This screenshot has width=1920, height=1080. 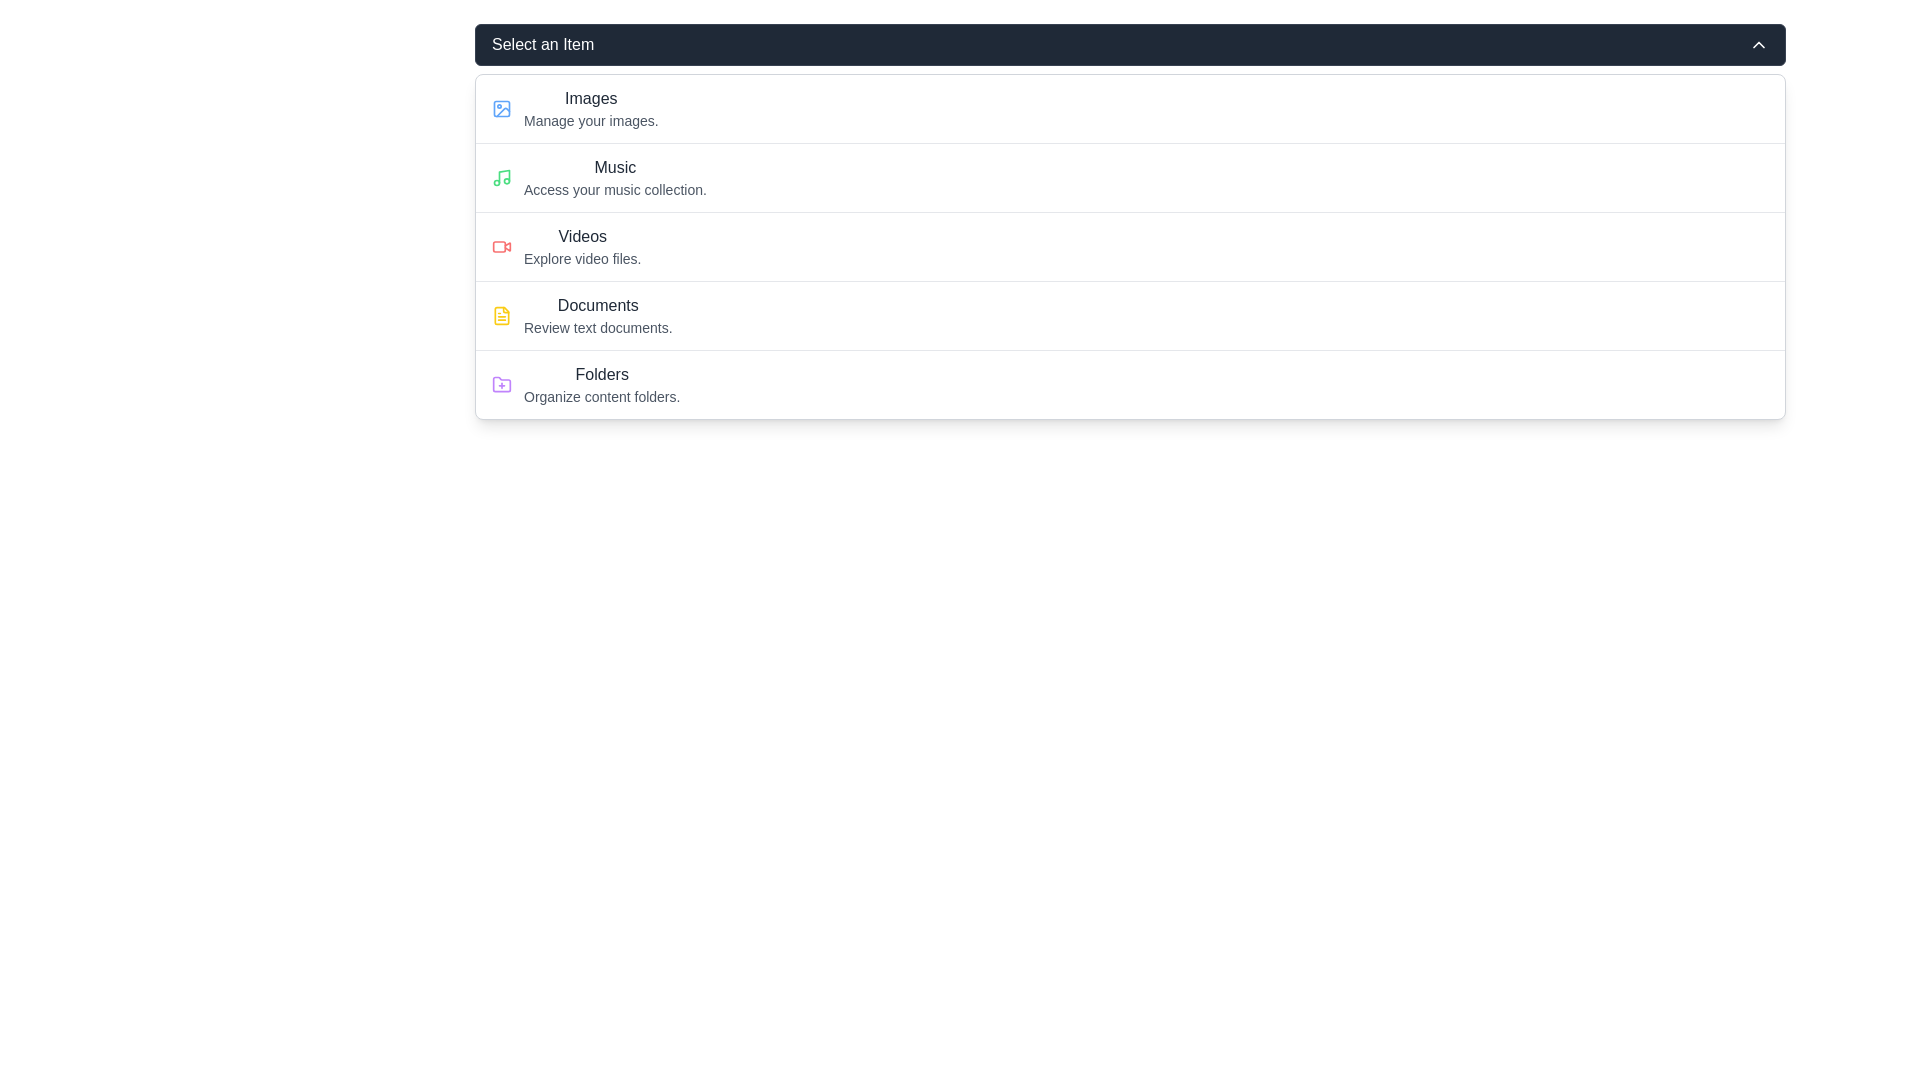 I want to click on static text label providing additional descriptive information about the 'Videos' option, positioned below the bolded 'Videos' heading, so click(x=581, y=257).